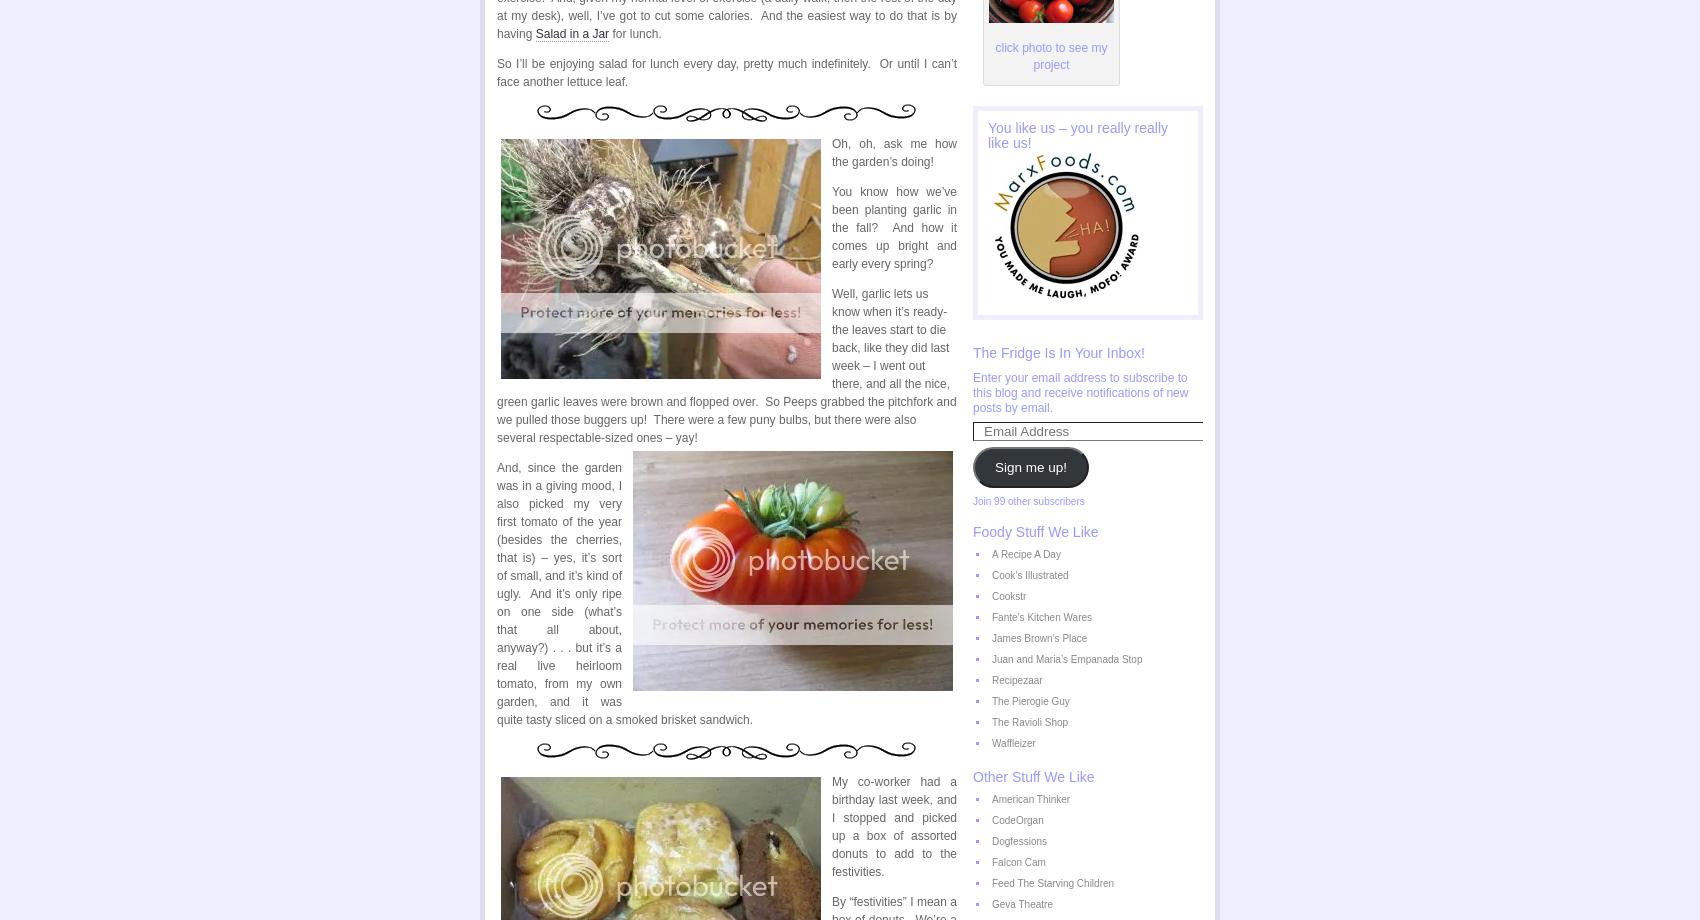 The image size is (1700, 920). I want to click on 'Cookstr', so click(990, 595).